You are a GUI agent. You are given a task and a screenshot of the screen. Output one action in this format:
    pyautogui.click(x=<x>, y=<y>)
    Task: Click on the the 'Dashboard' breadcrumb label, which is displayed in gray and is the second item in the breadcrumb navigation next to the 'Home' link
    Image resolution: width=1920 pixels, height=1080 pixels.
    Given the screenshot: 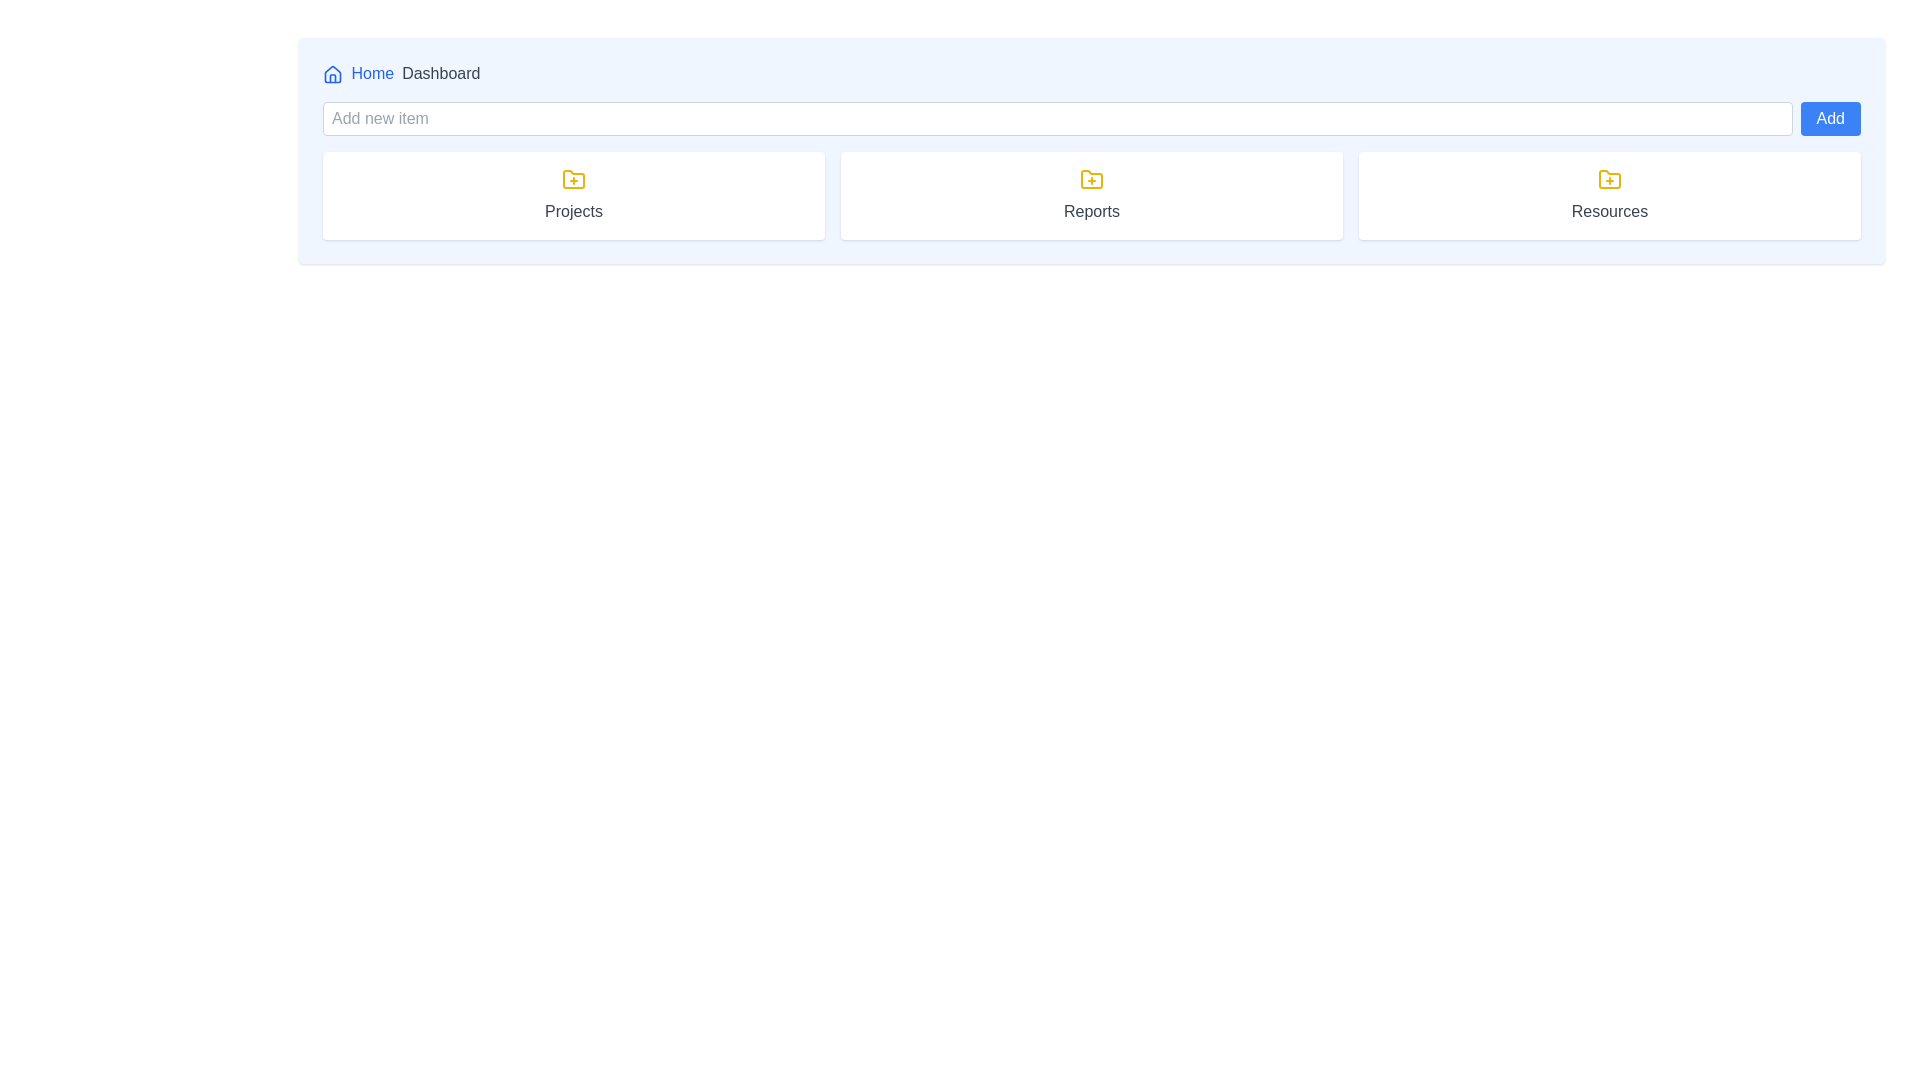 What is the action you would take?
    pyautogui.click(x=440, y=72)
    